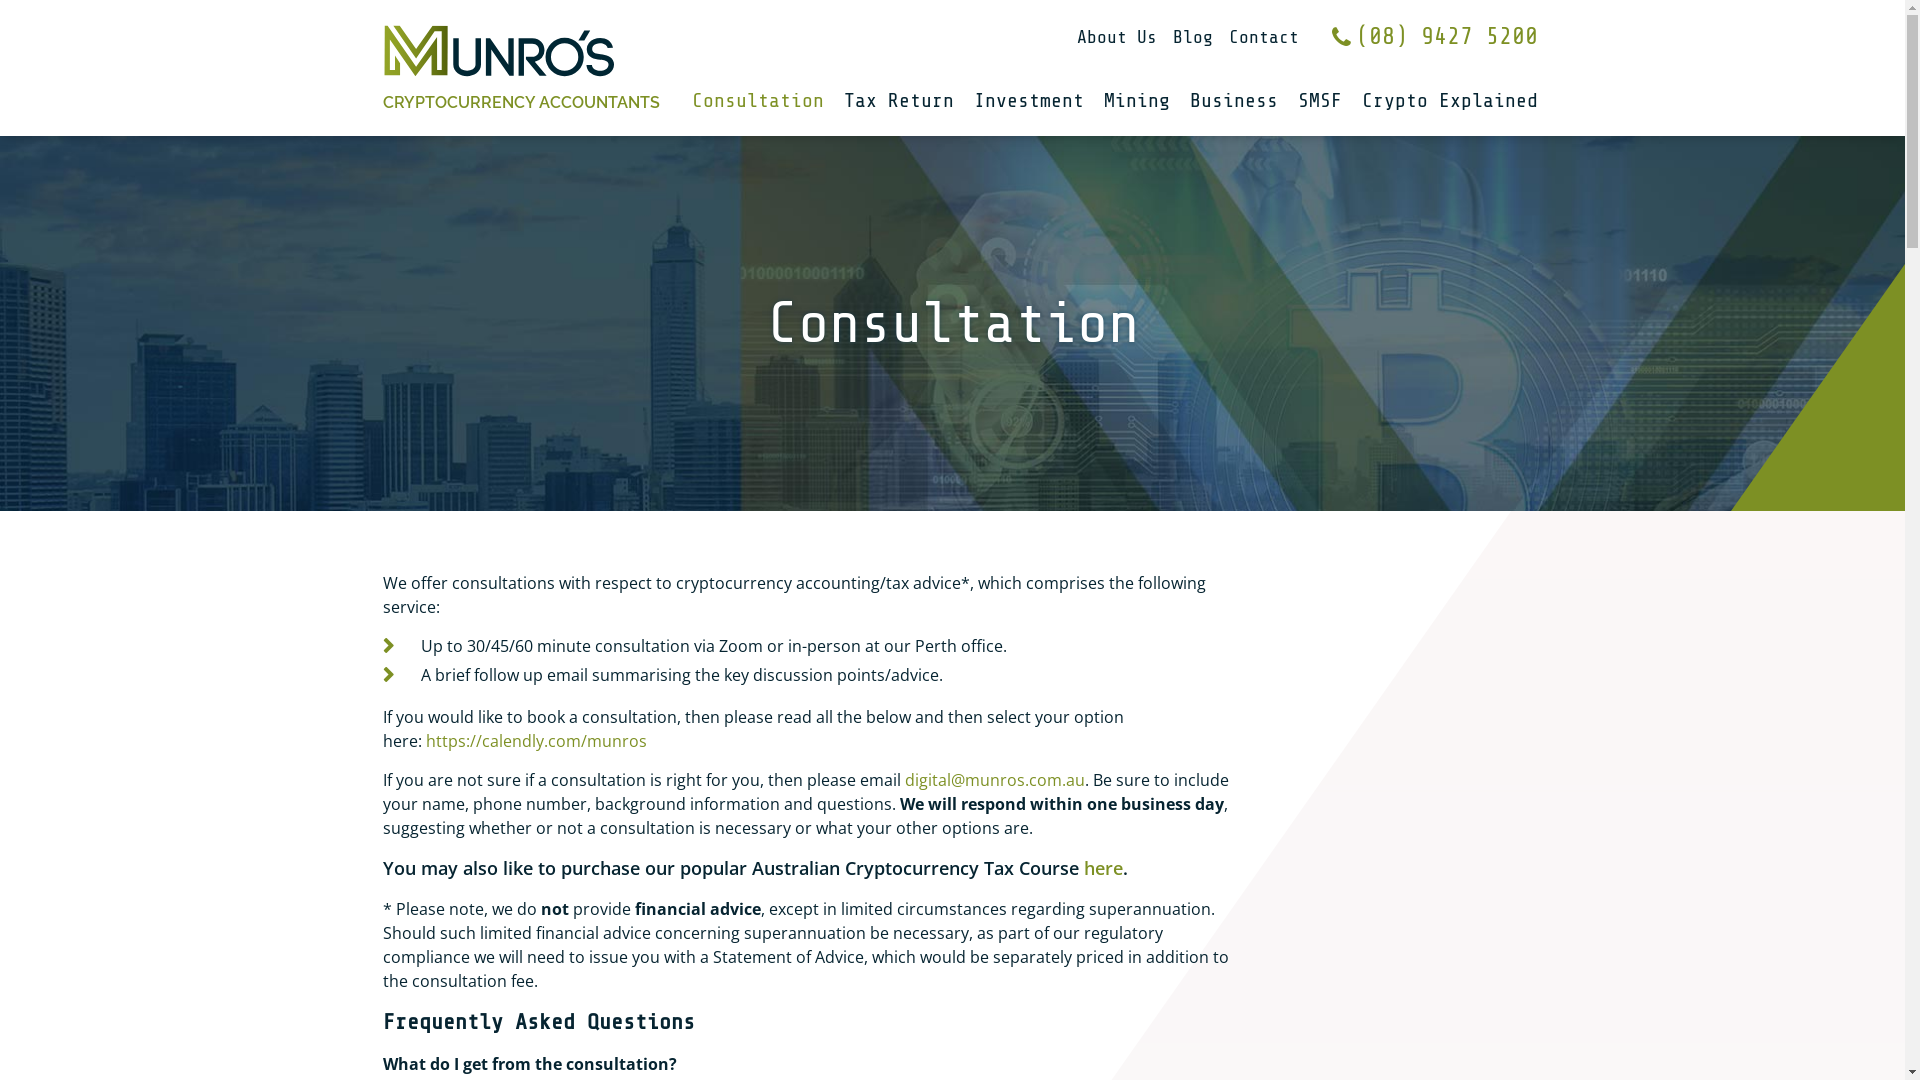  What do you see at coordinates (1261, 37) in the screenshot?
I see `'Contact'` at bounding box center [1261, 37].